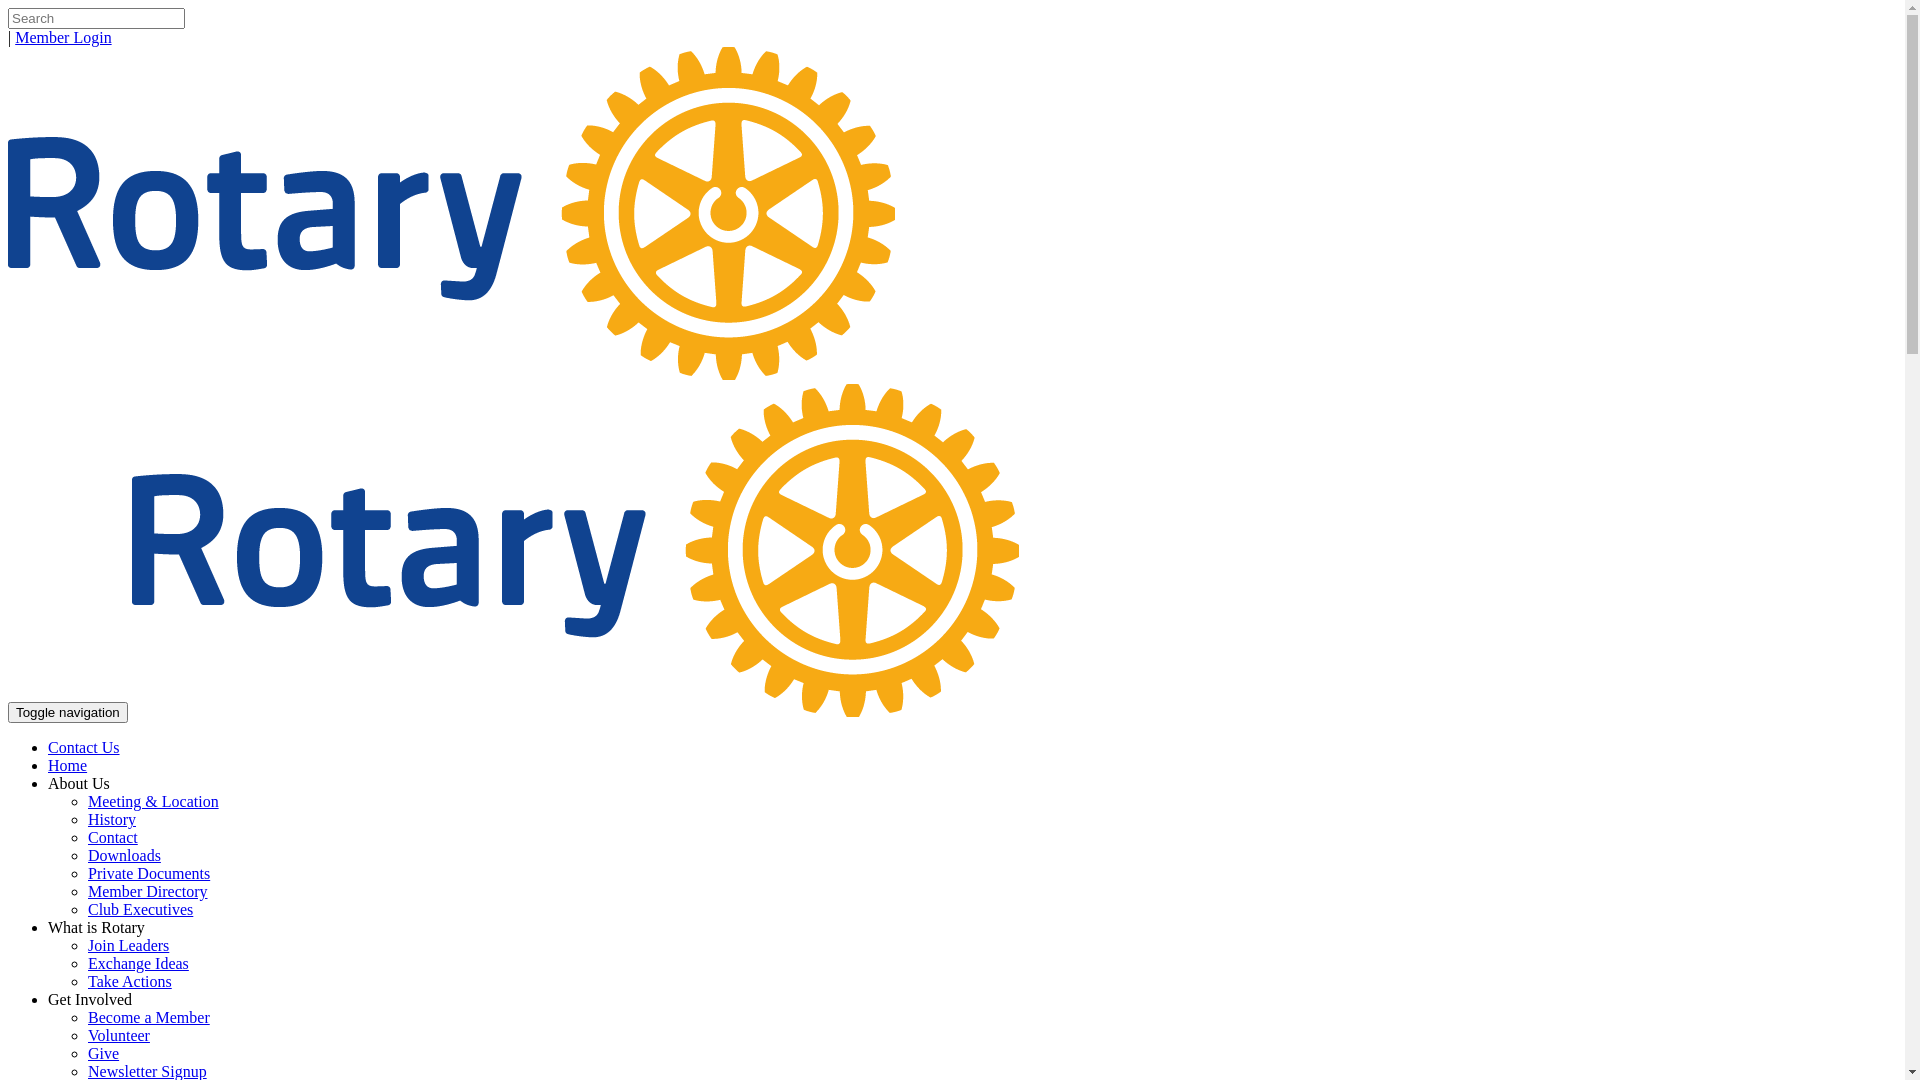  Describe the element at coordinates (147, 1017) in the screenshot. I see `'Become a Member'` at that location.